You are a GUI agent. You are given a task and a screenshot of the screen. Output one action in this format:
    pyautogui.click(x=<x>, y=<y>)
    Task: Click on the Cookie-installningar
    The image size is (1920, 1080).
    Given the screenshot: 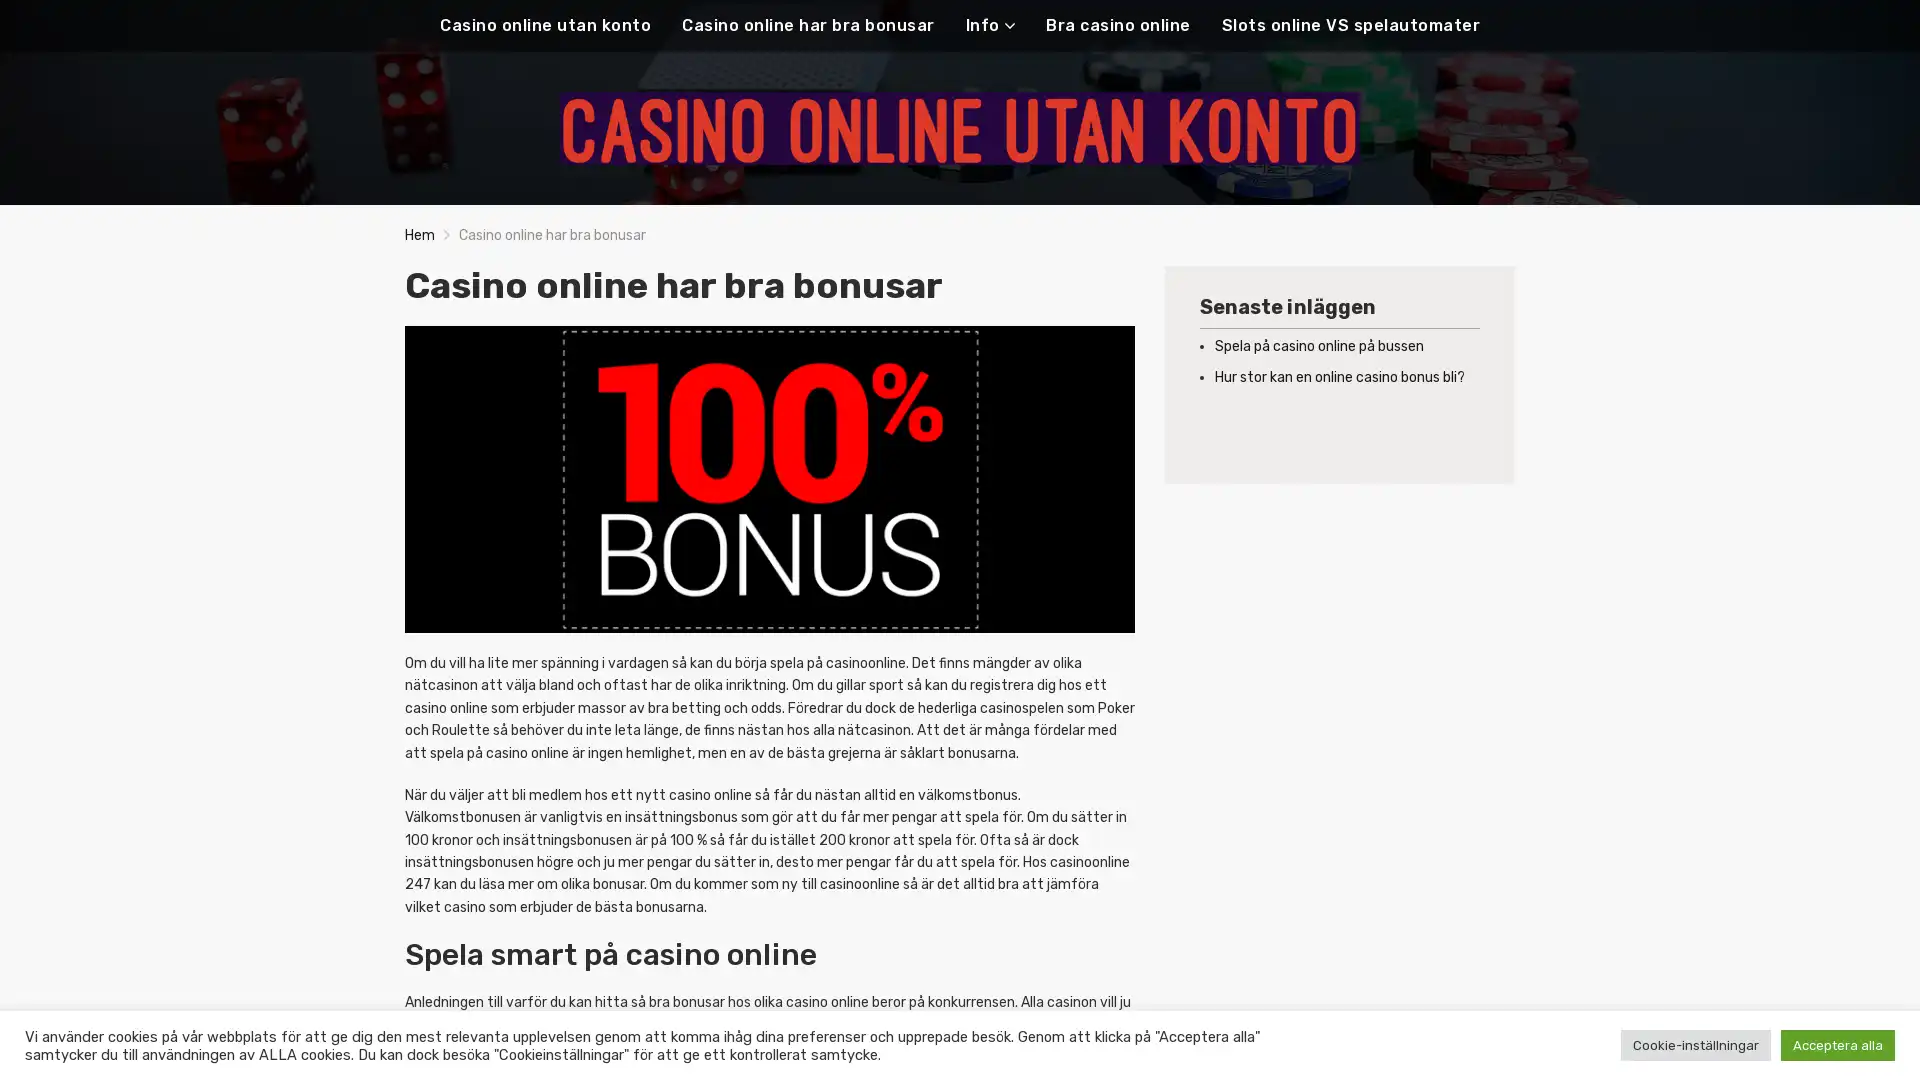 What is the action you would take?
    pyautogui.click(x=1694, y=1044)
    